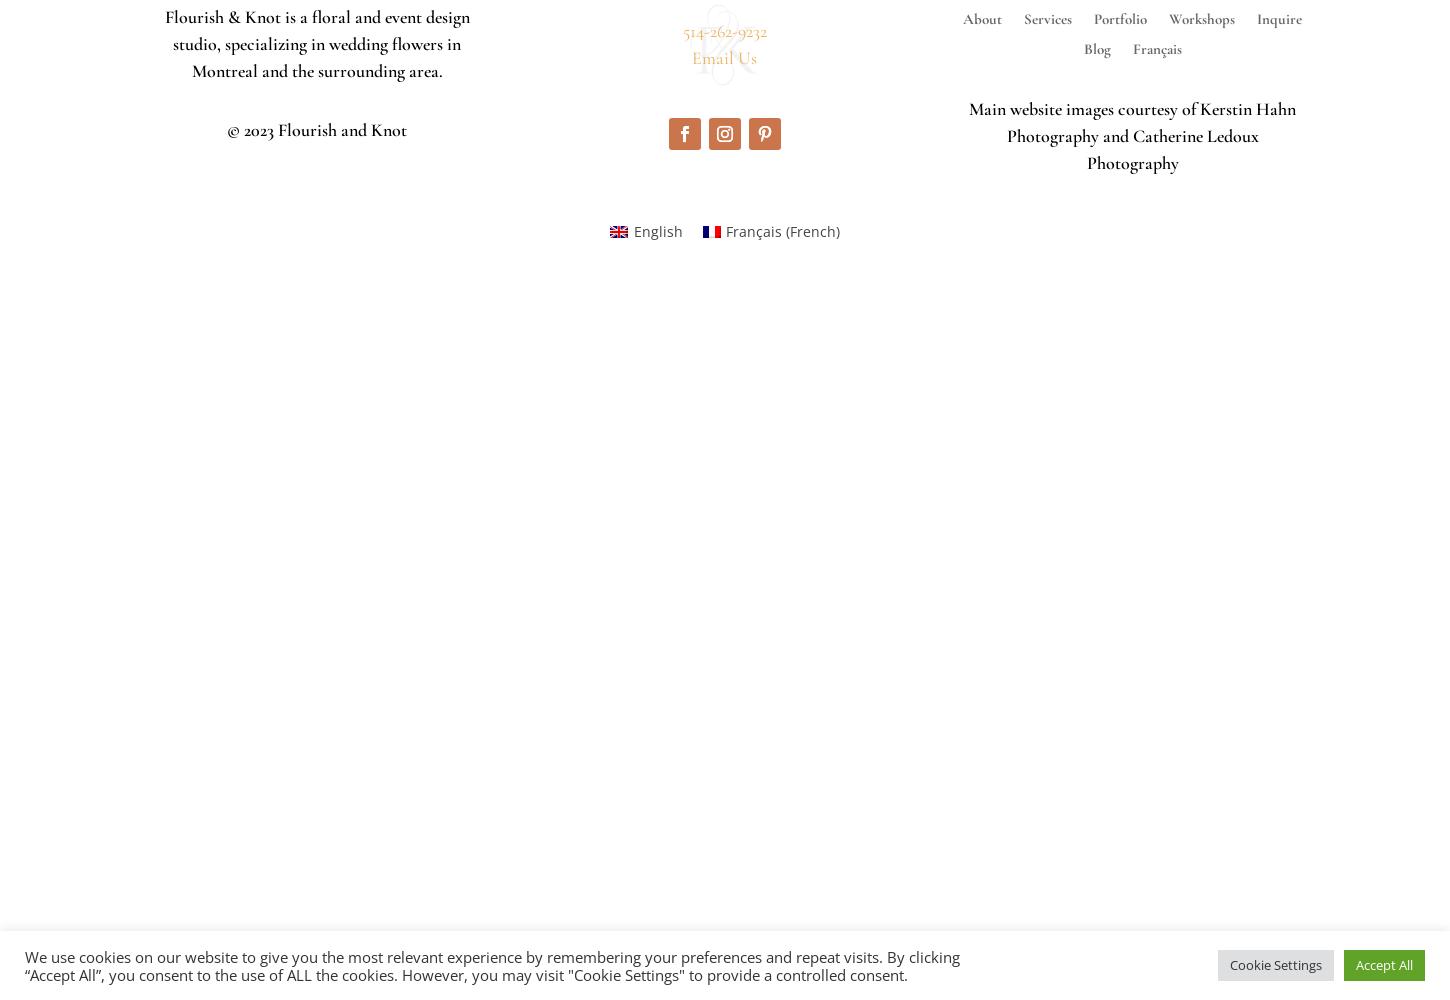  What do you see at coordinates (1048, 19) in the screenshot?
I see `'Services'` at bounding box center [1048, 19].